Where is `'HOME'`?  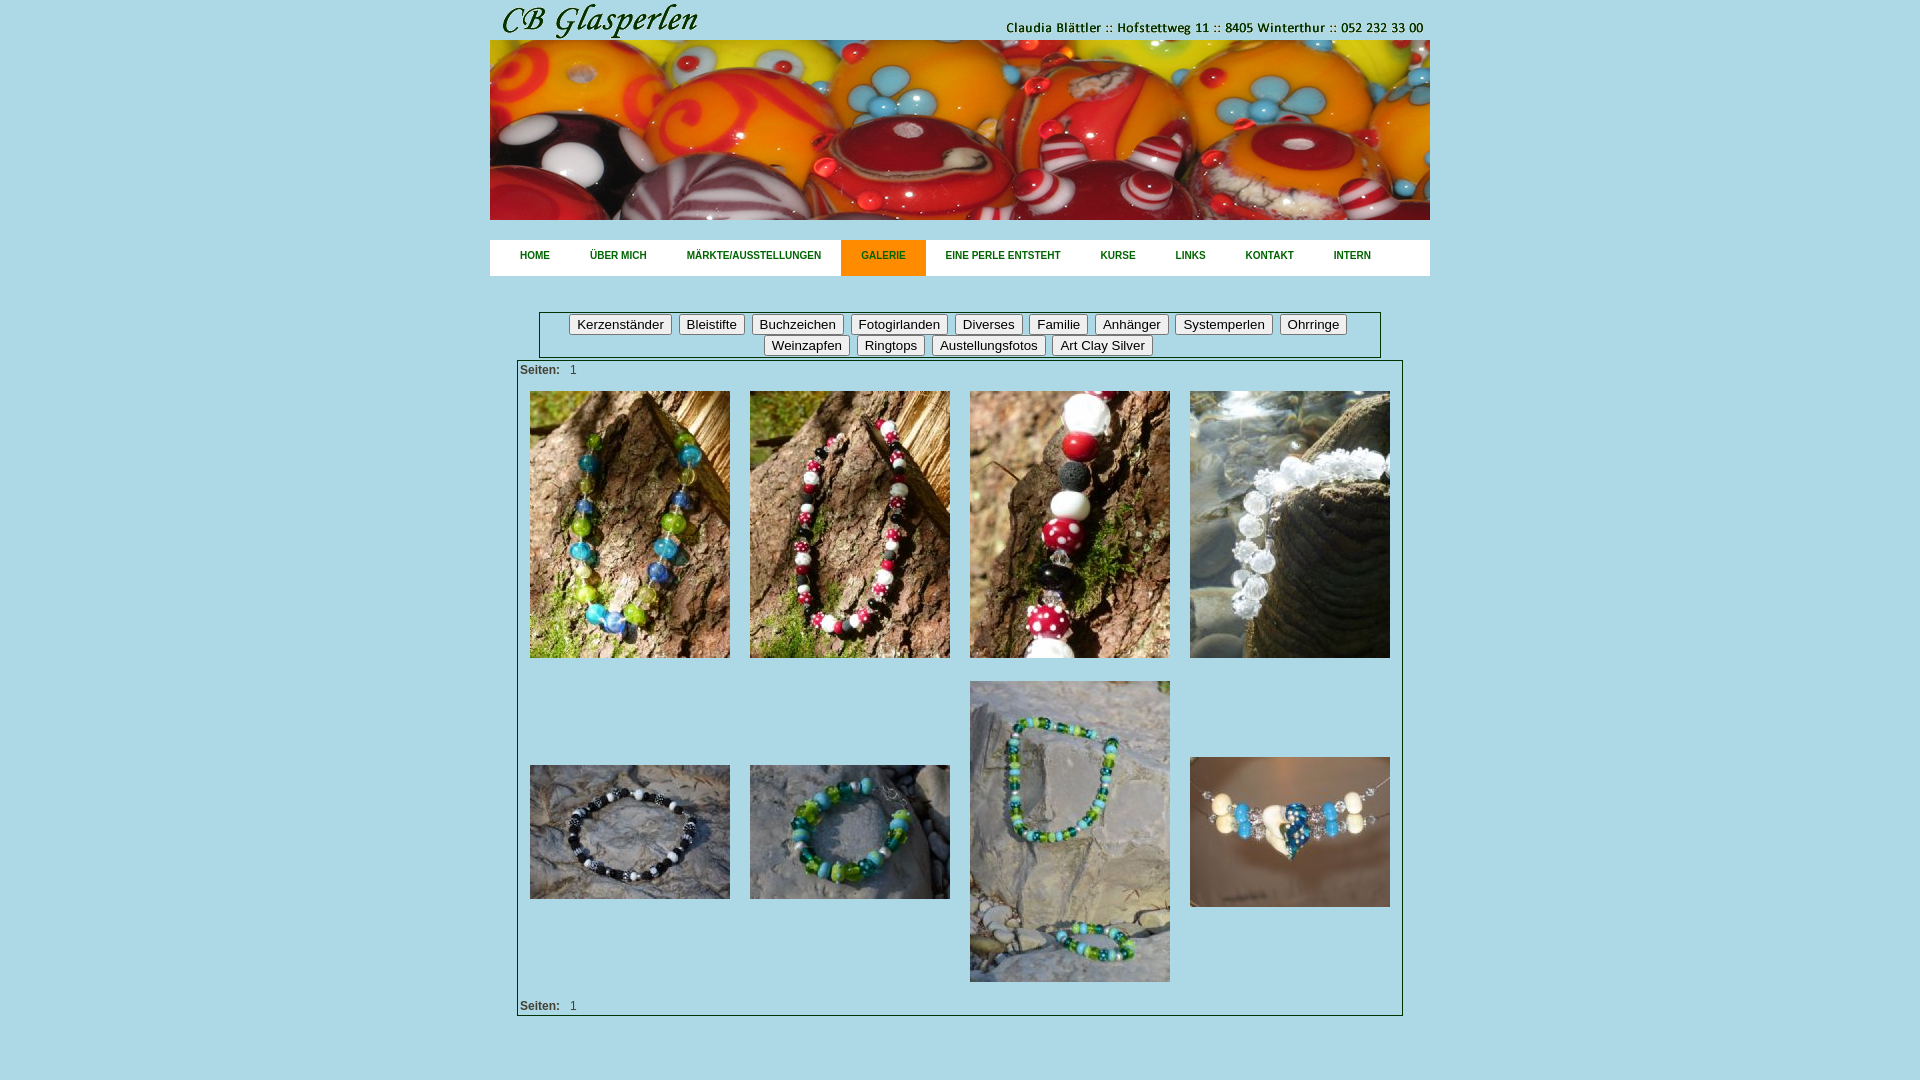 'HOME' is located at coordinates (534, 257).